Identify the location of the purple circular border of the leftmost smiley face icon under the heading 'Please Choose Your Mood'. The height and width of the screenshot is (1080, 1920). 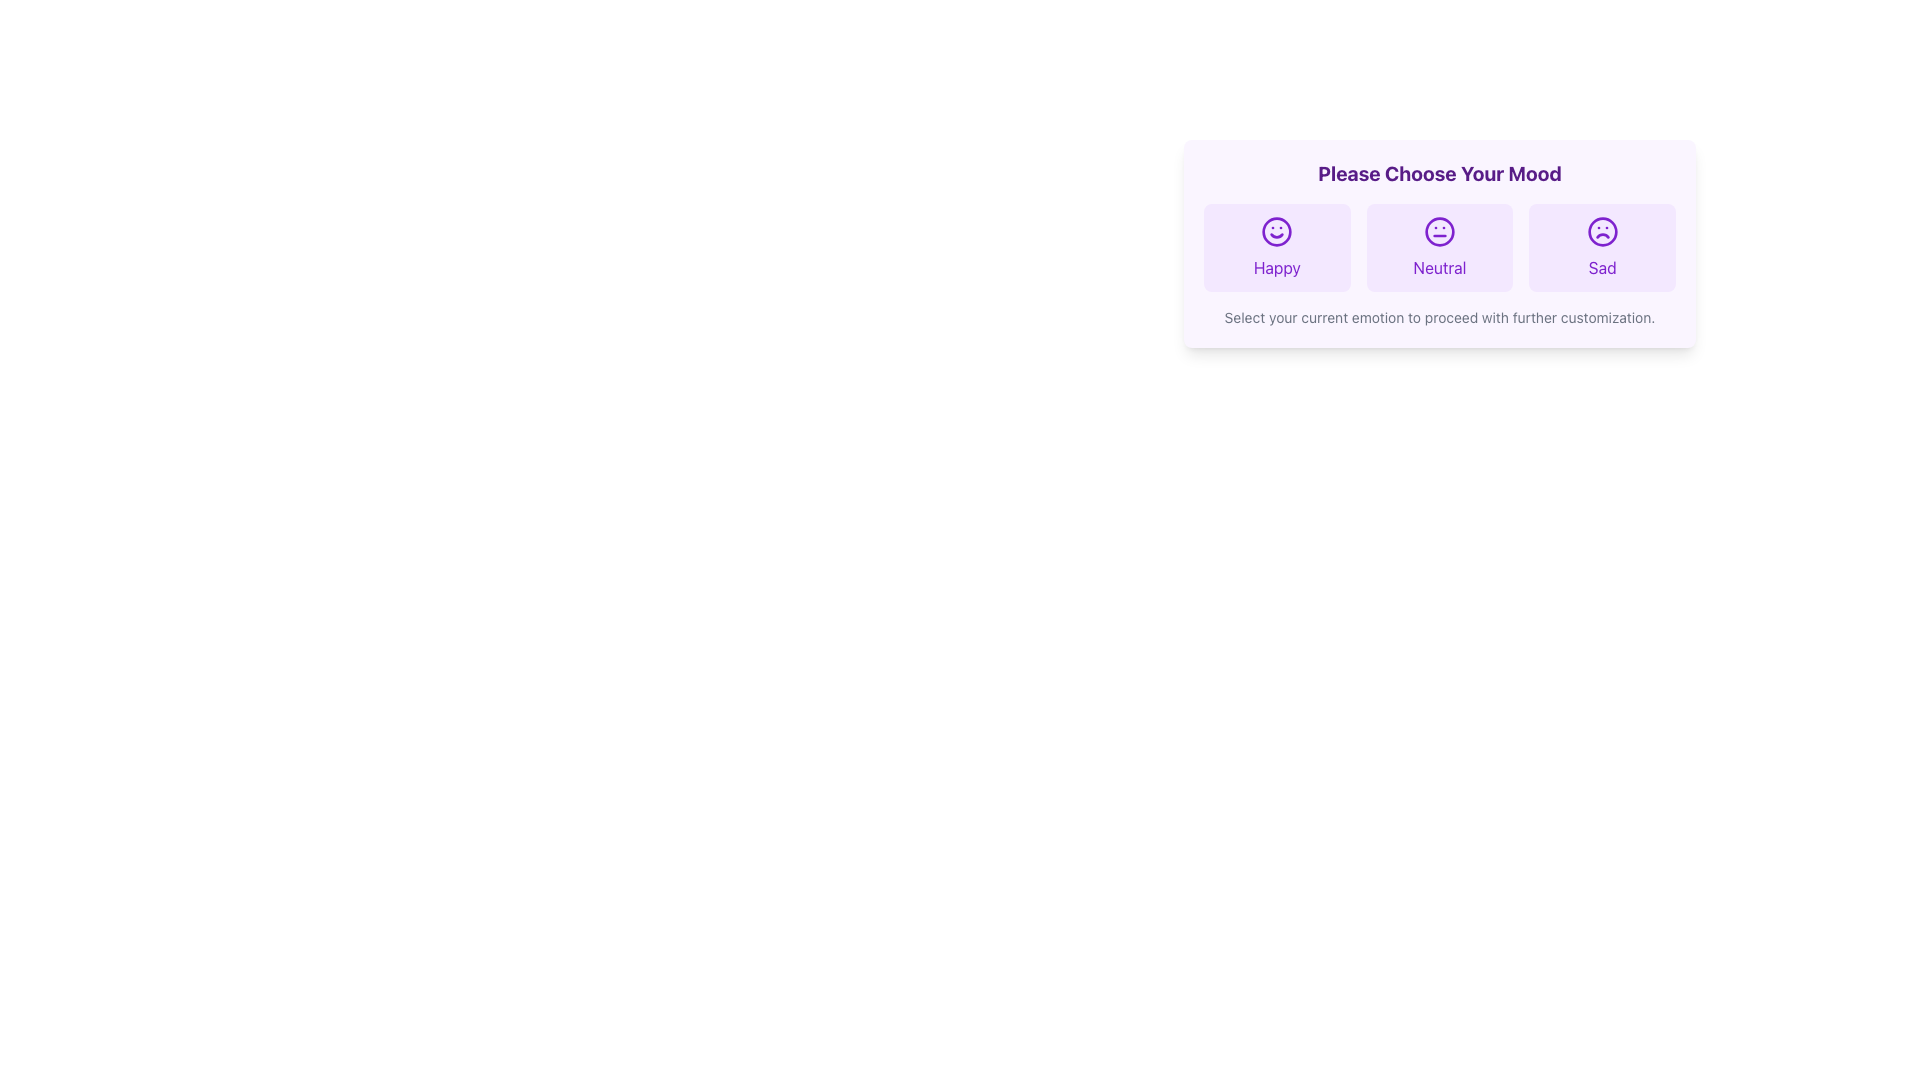
(1276, 230).